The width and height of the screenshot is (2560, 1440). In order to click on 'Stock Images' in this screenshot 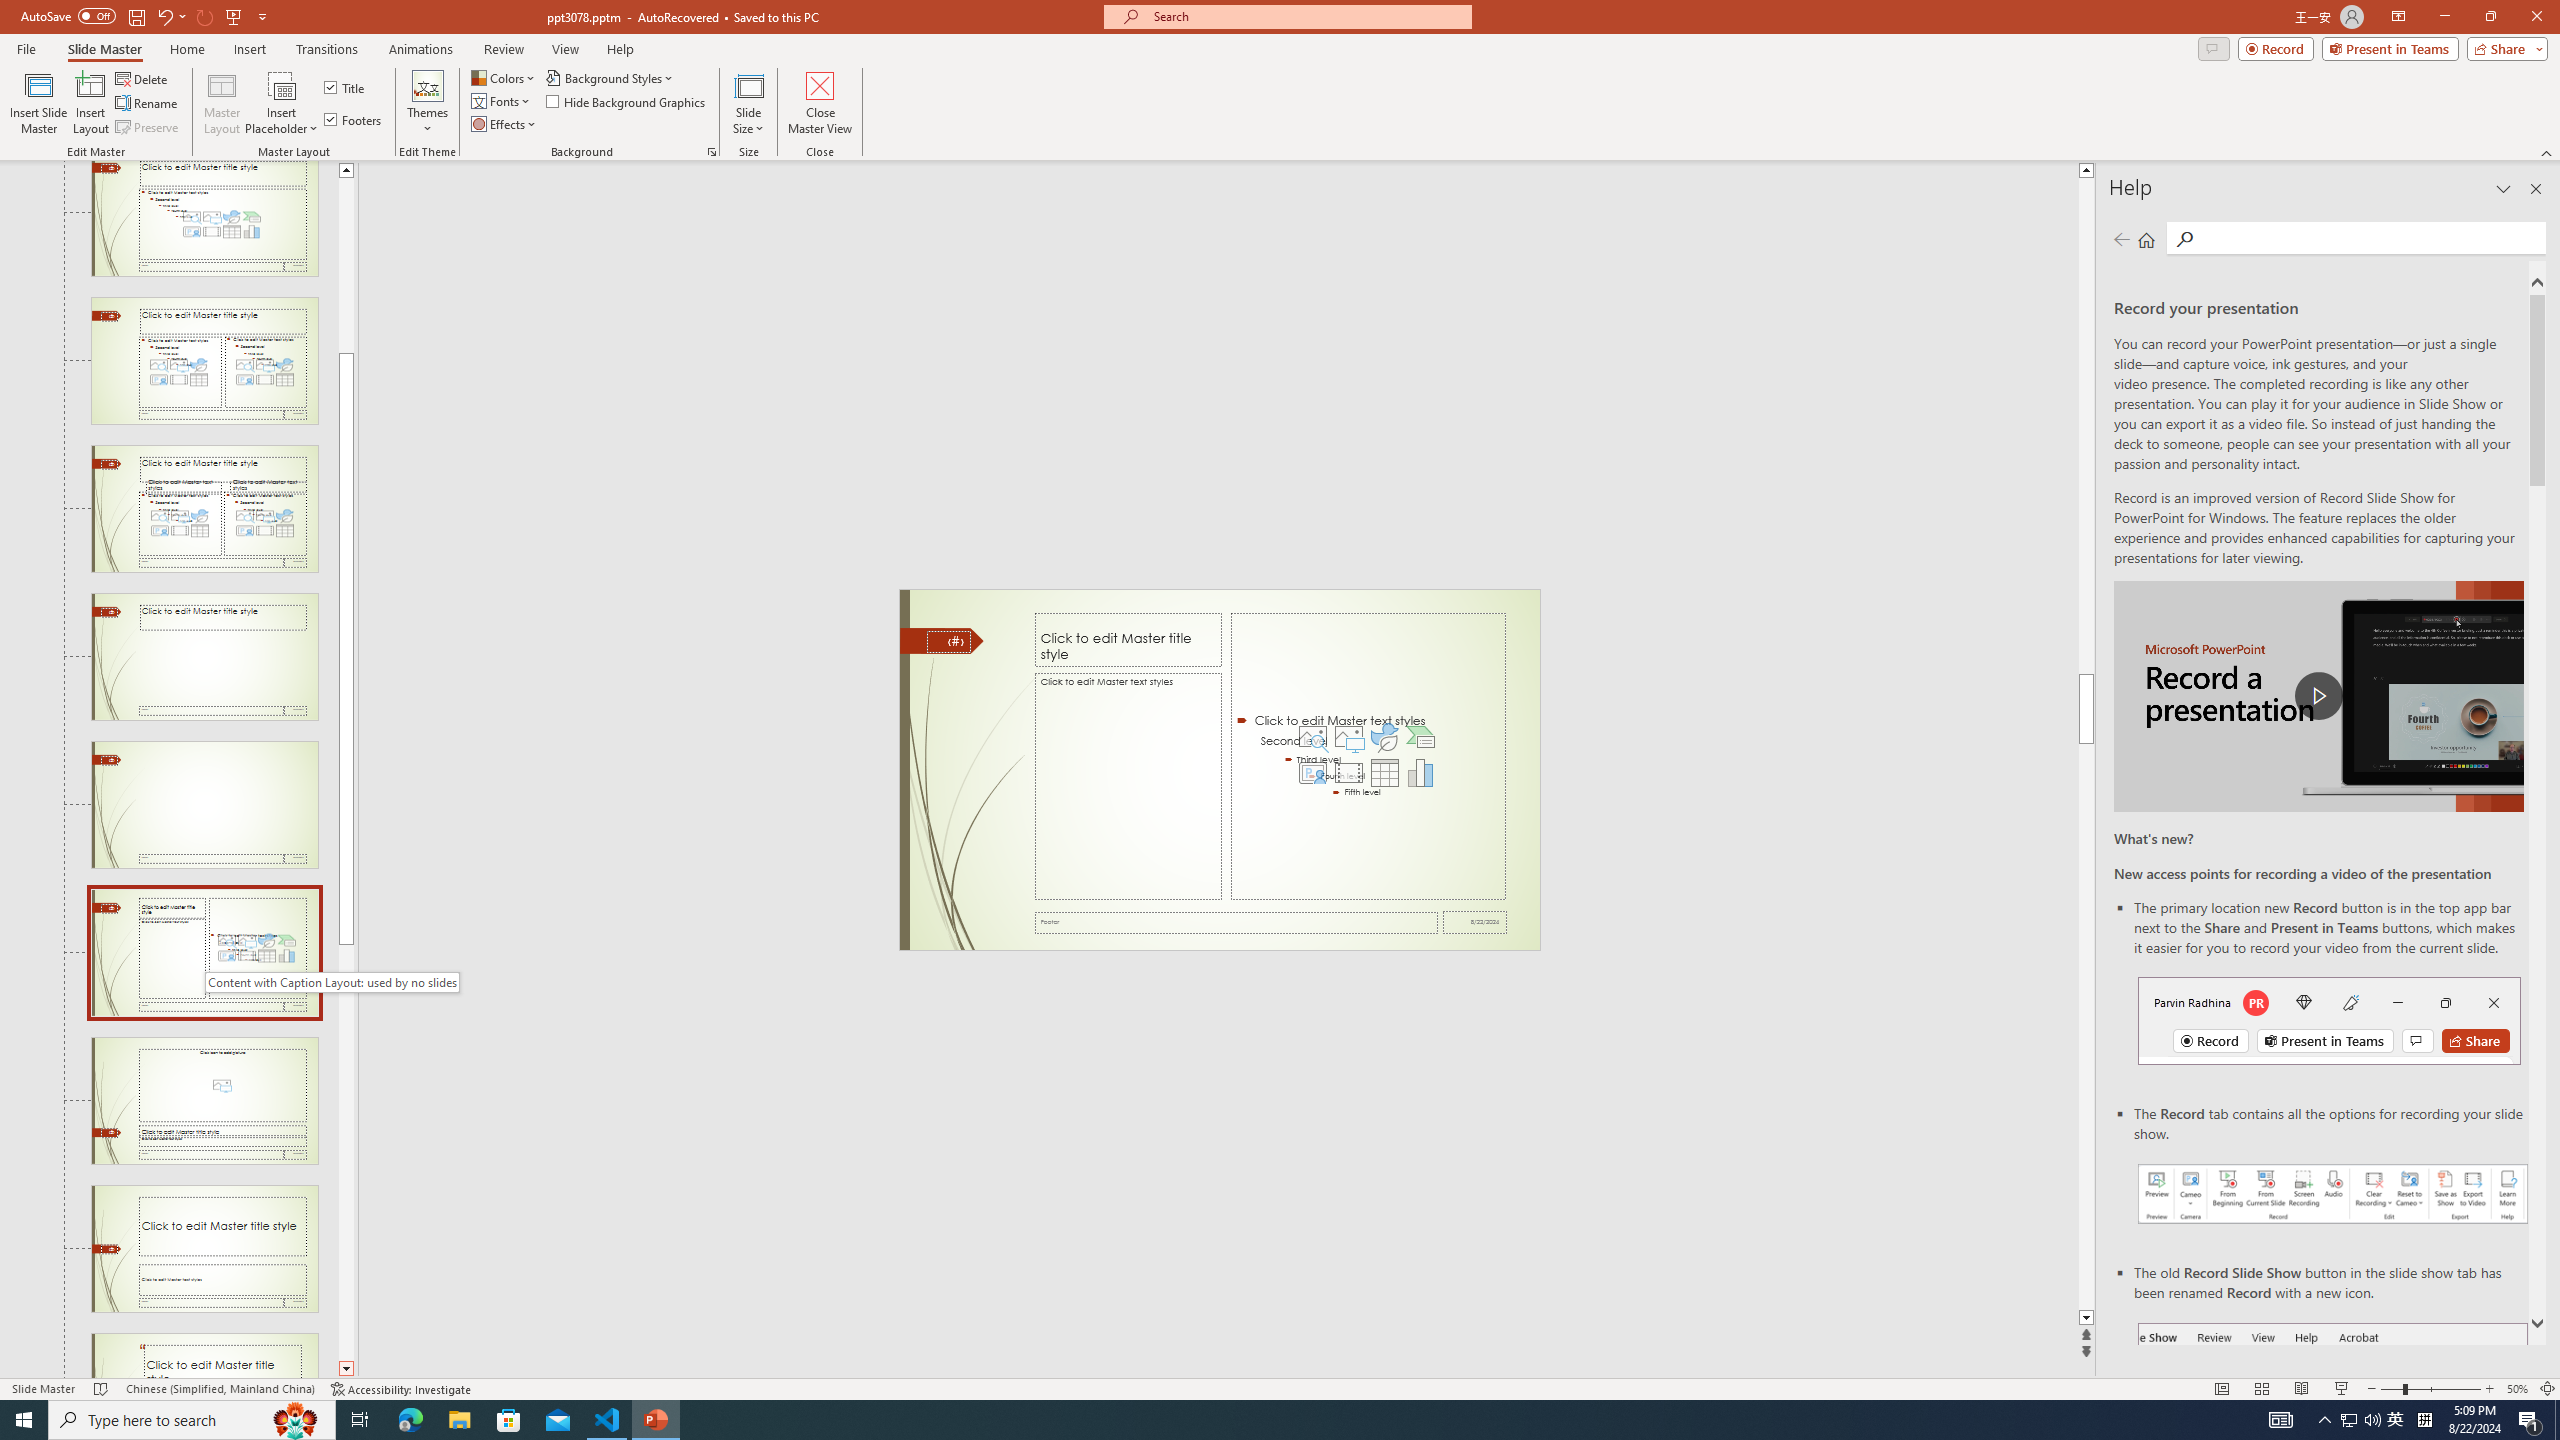, I will do `click(1312, 736)`.